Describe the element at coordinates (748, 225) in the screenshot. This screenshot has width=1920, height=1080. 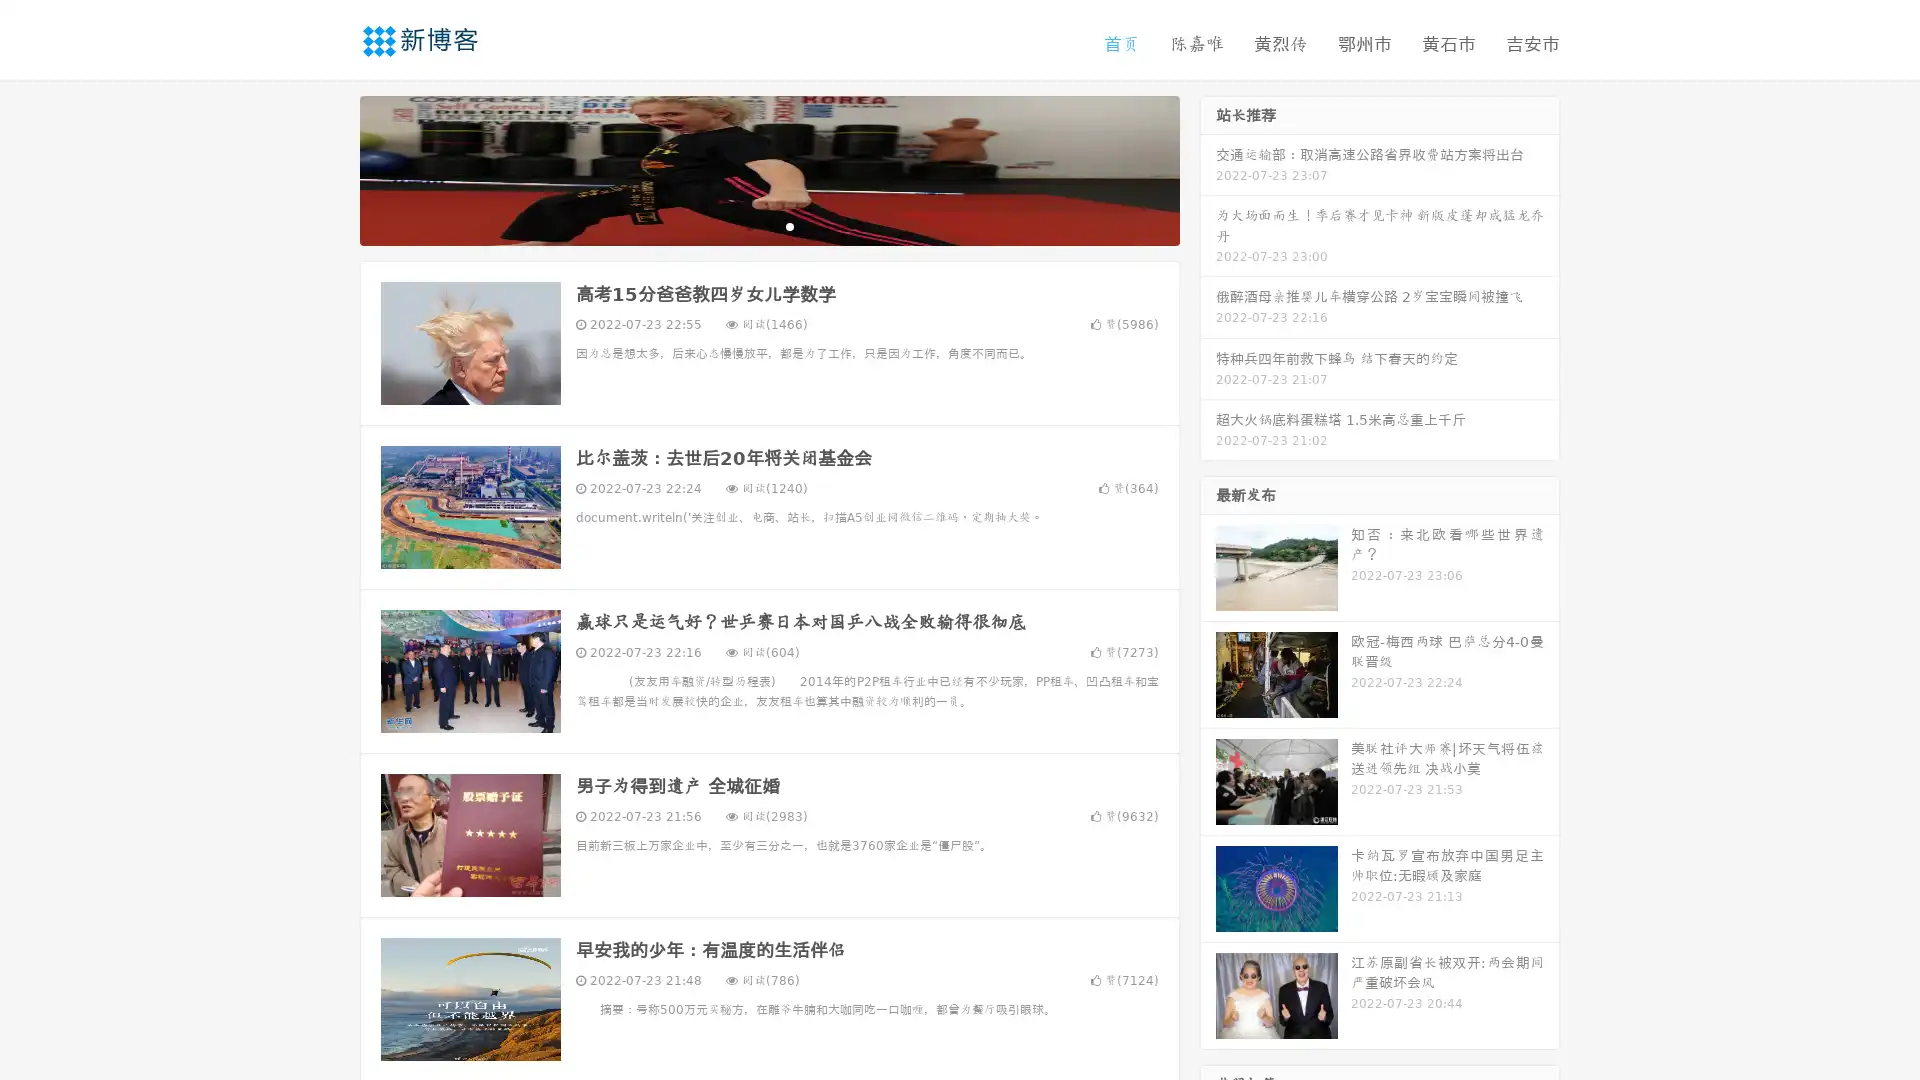
I see `Go to slide 1` at that location.